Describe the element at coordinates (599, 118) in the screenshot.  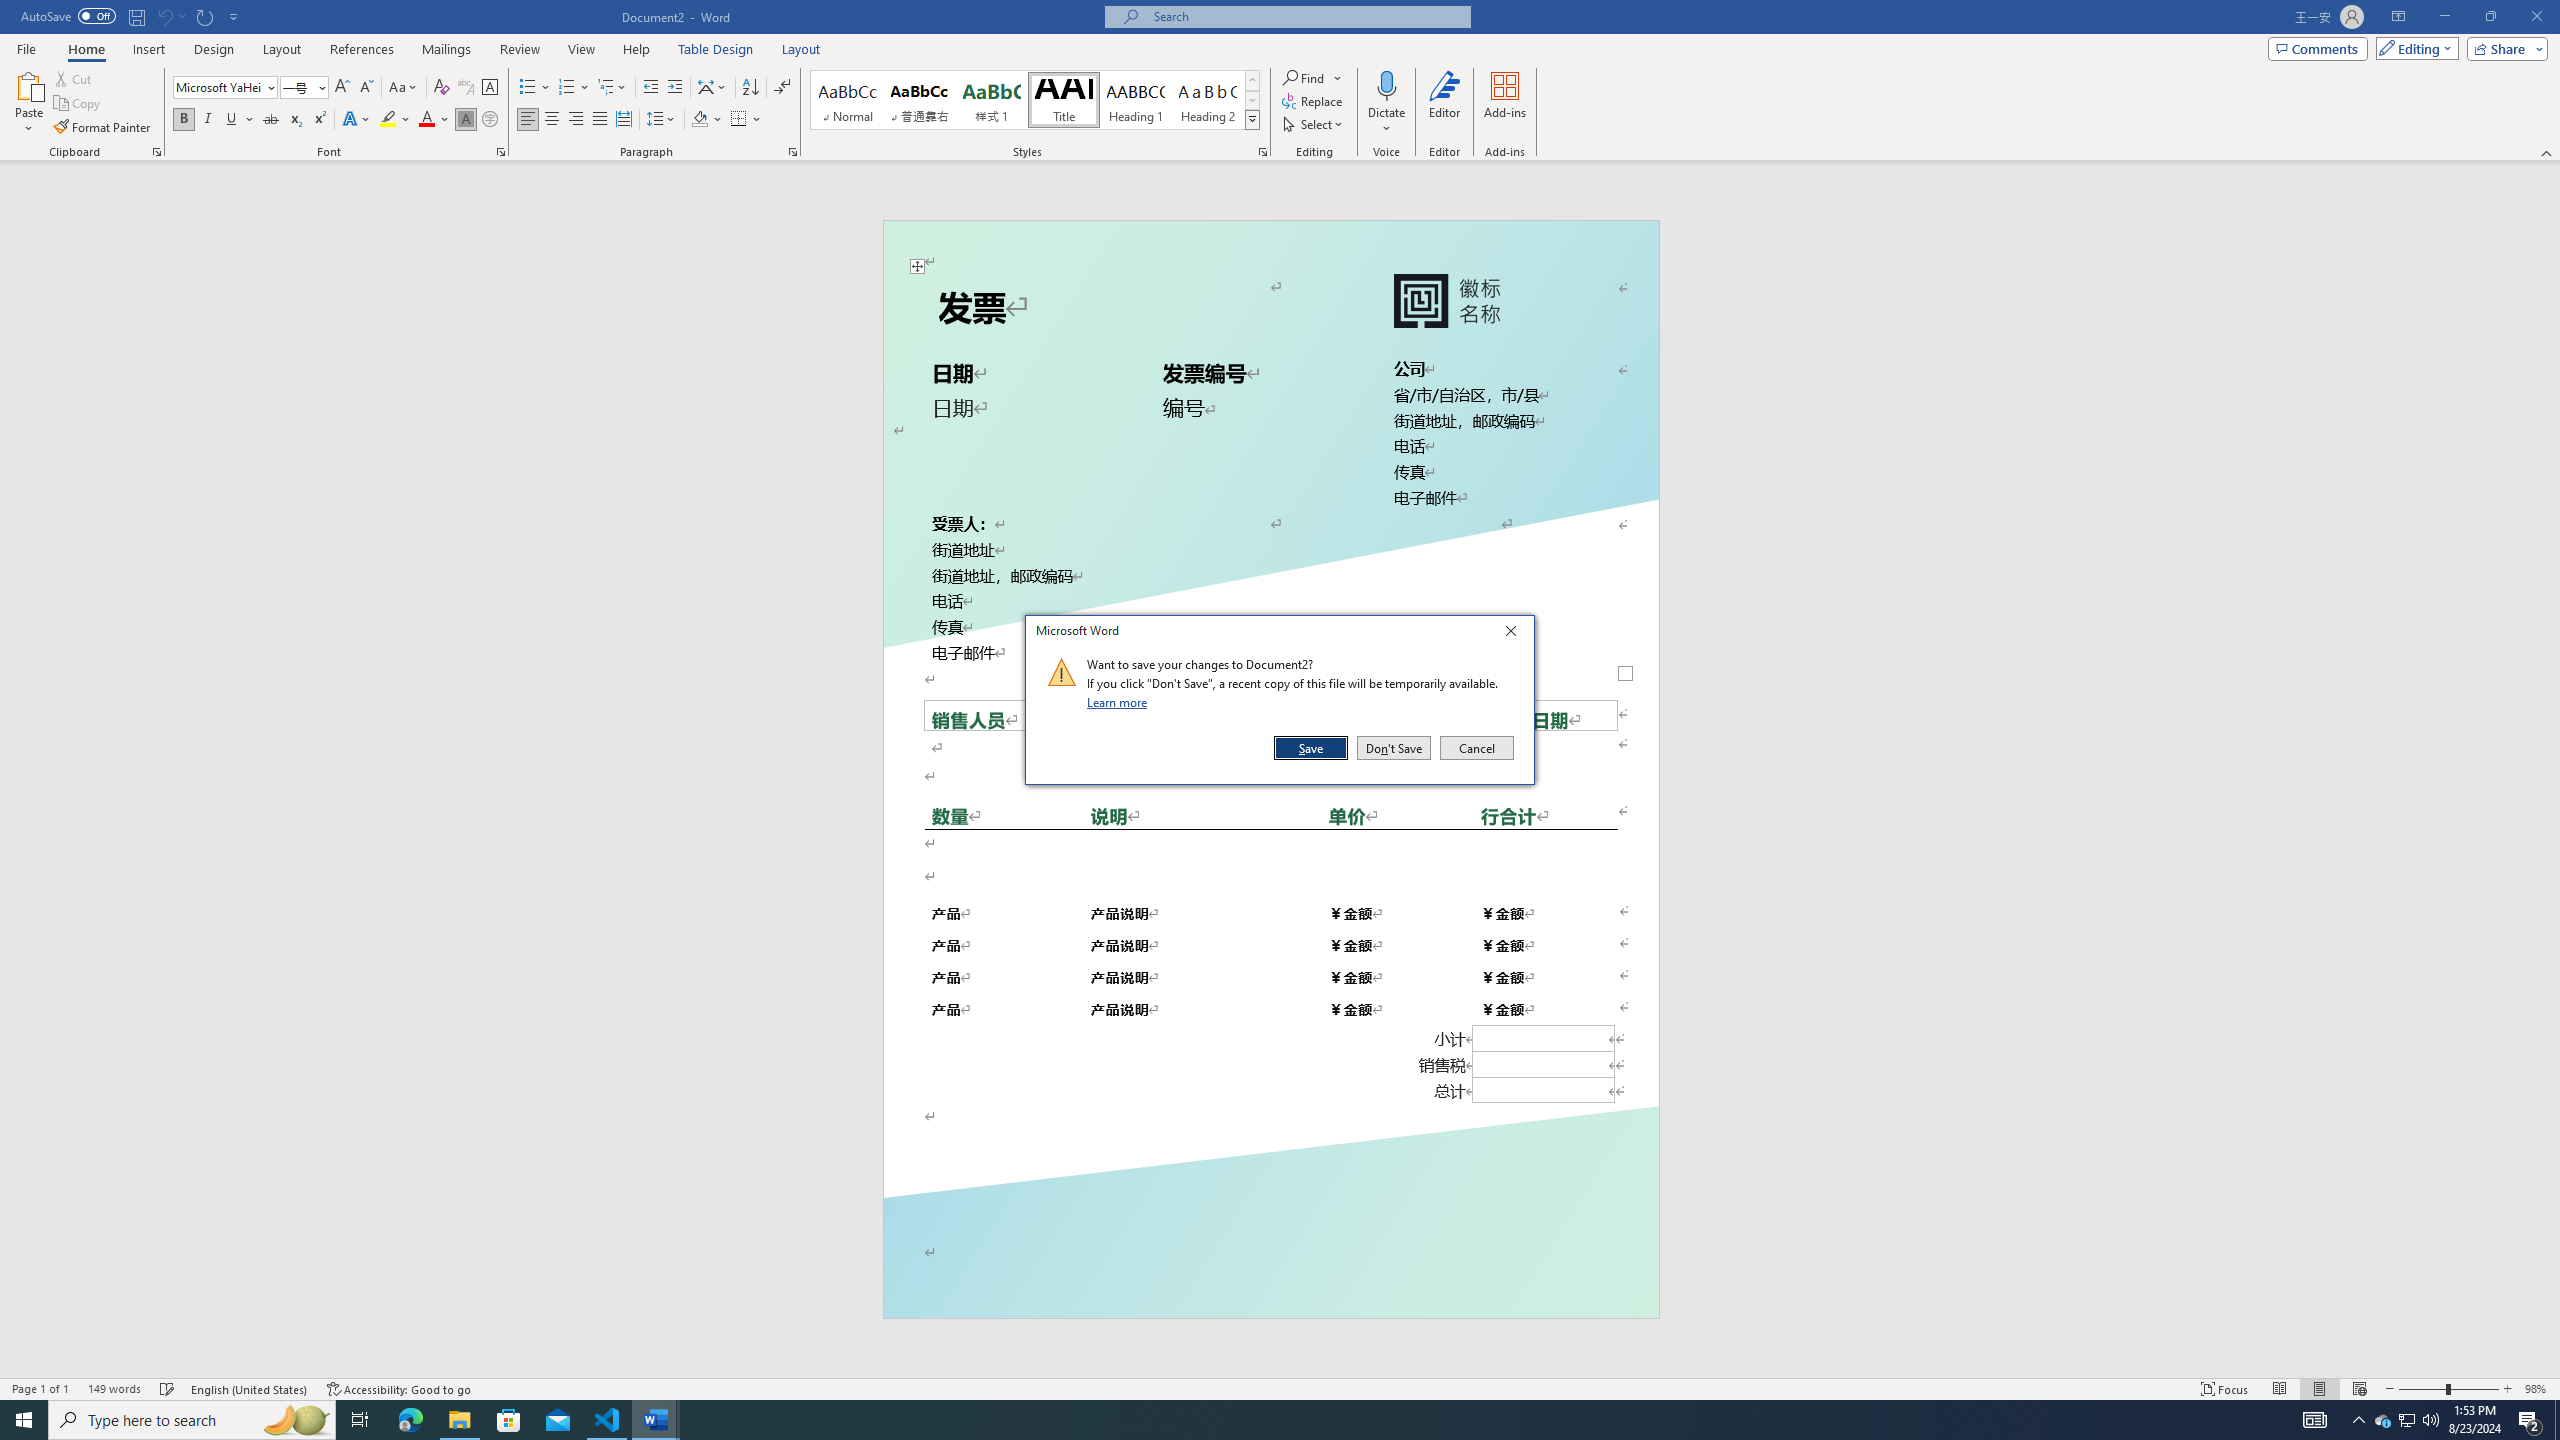
I see `'Justify'` at that location.